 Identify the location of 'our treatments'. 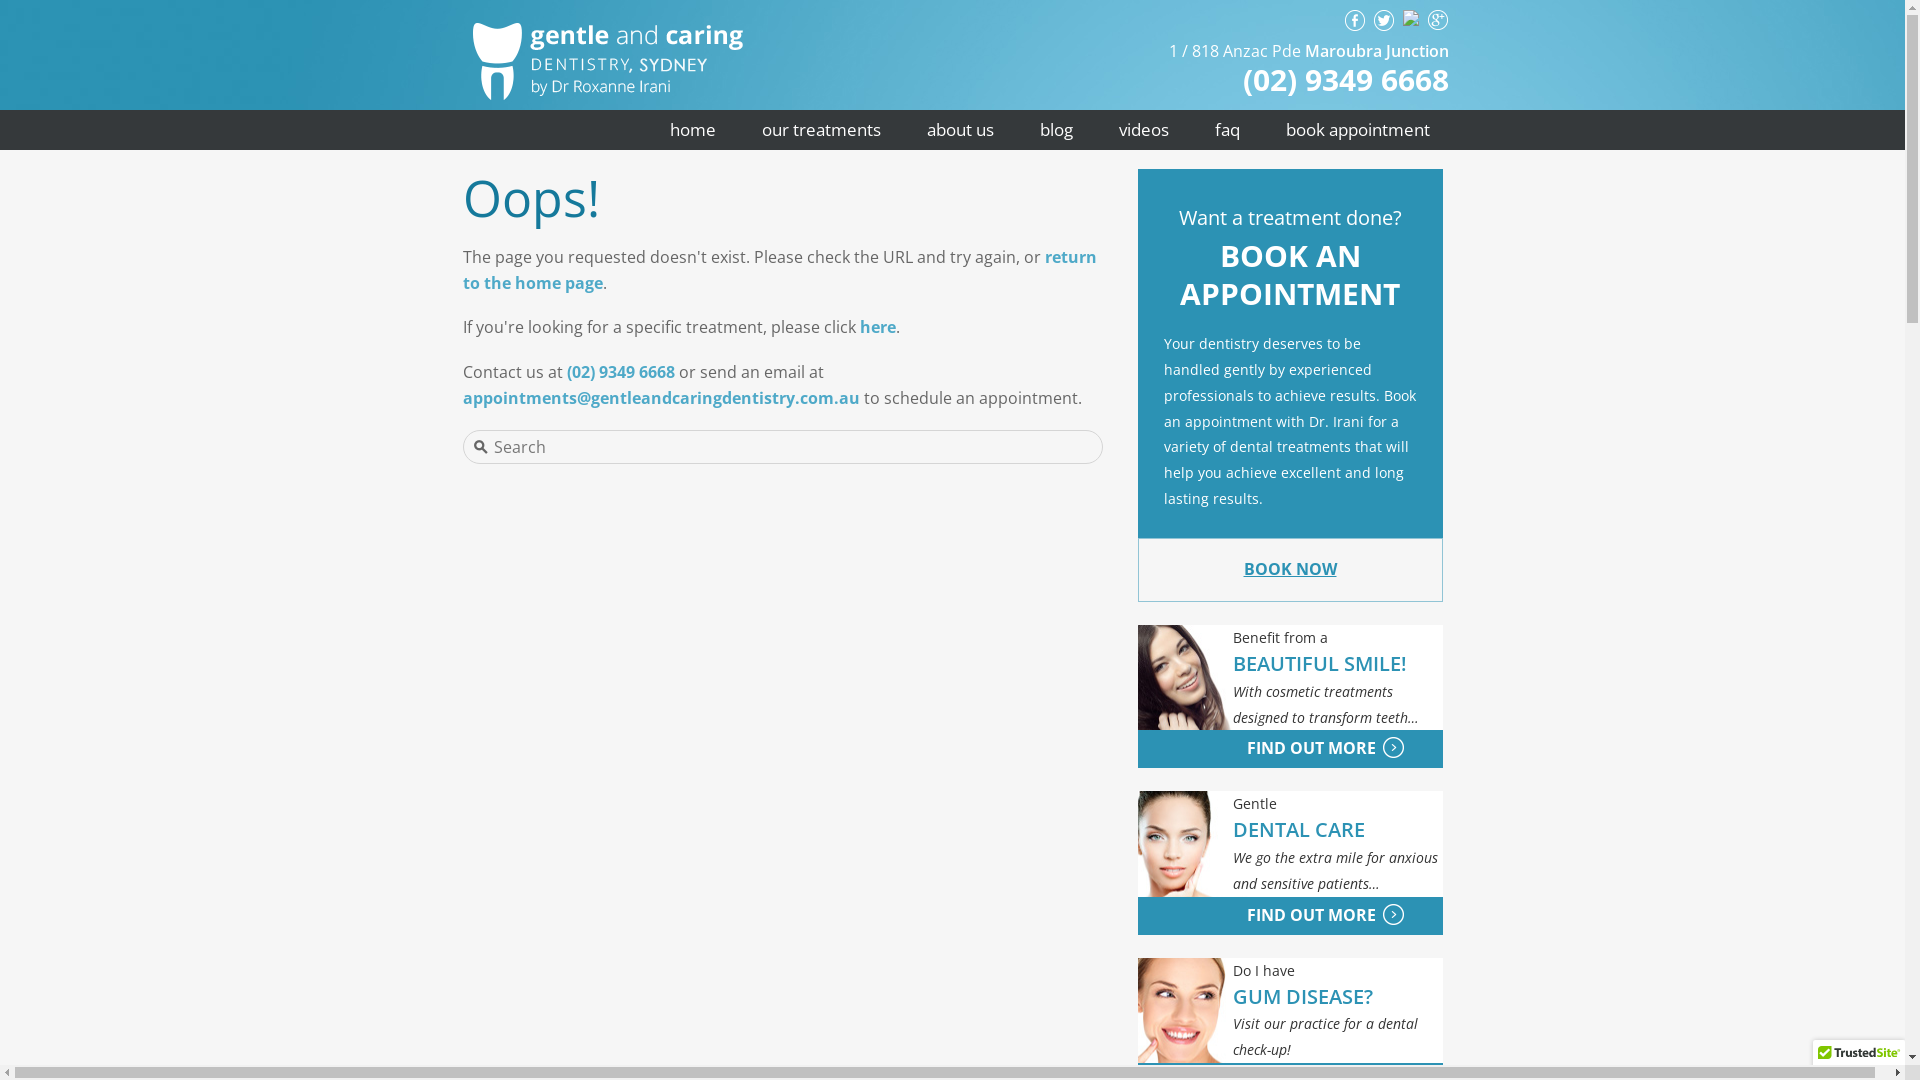
(820, 130).